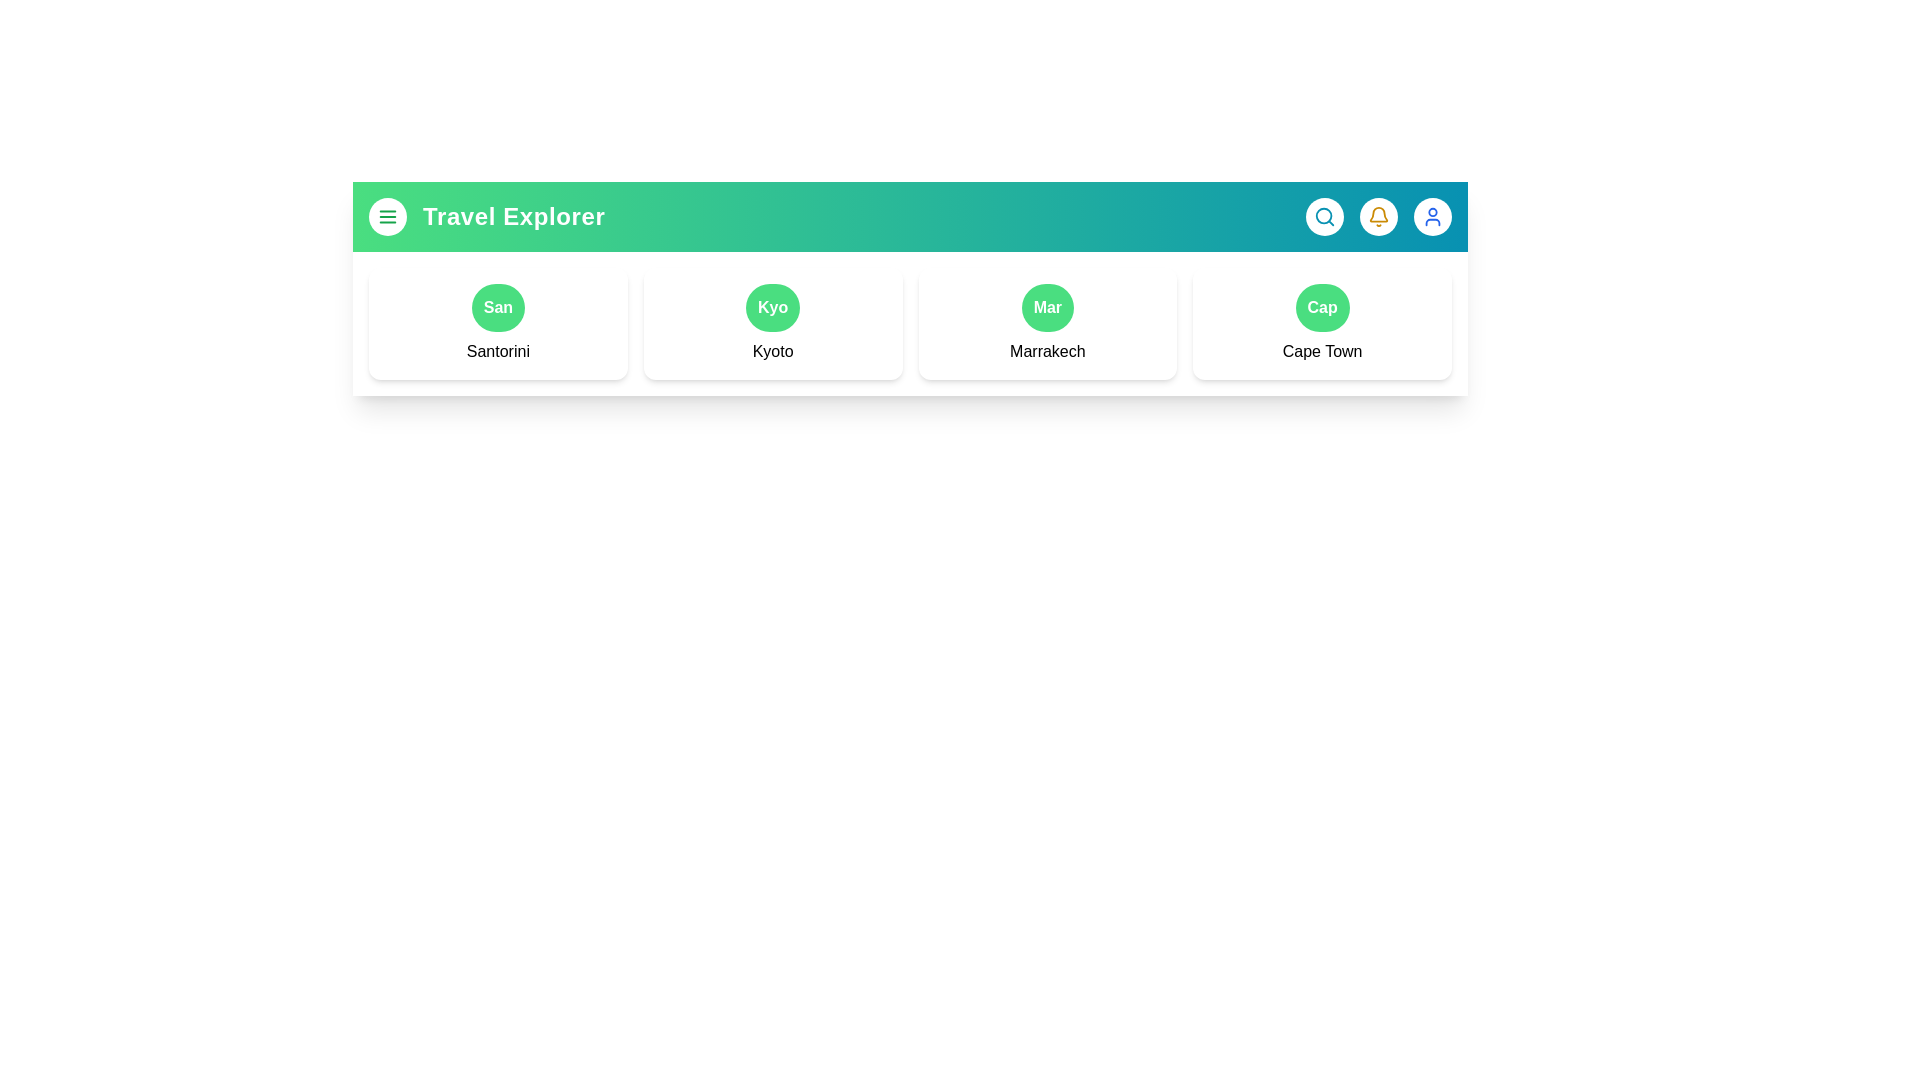 This screenshot has height=1080, width=1920. I want to click on the button representing the destination Cape Town, so click(1322, 308).